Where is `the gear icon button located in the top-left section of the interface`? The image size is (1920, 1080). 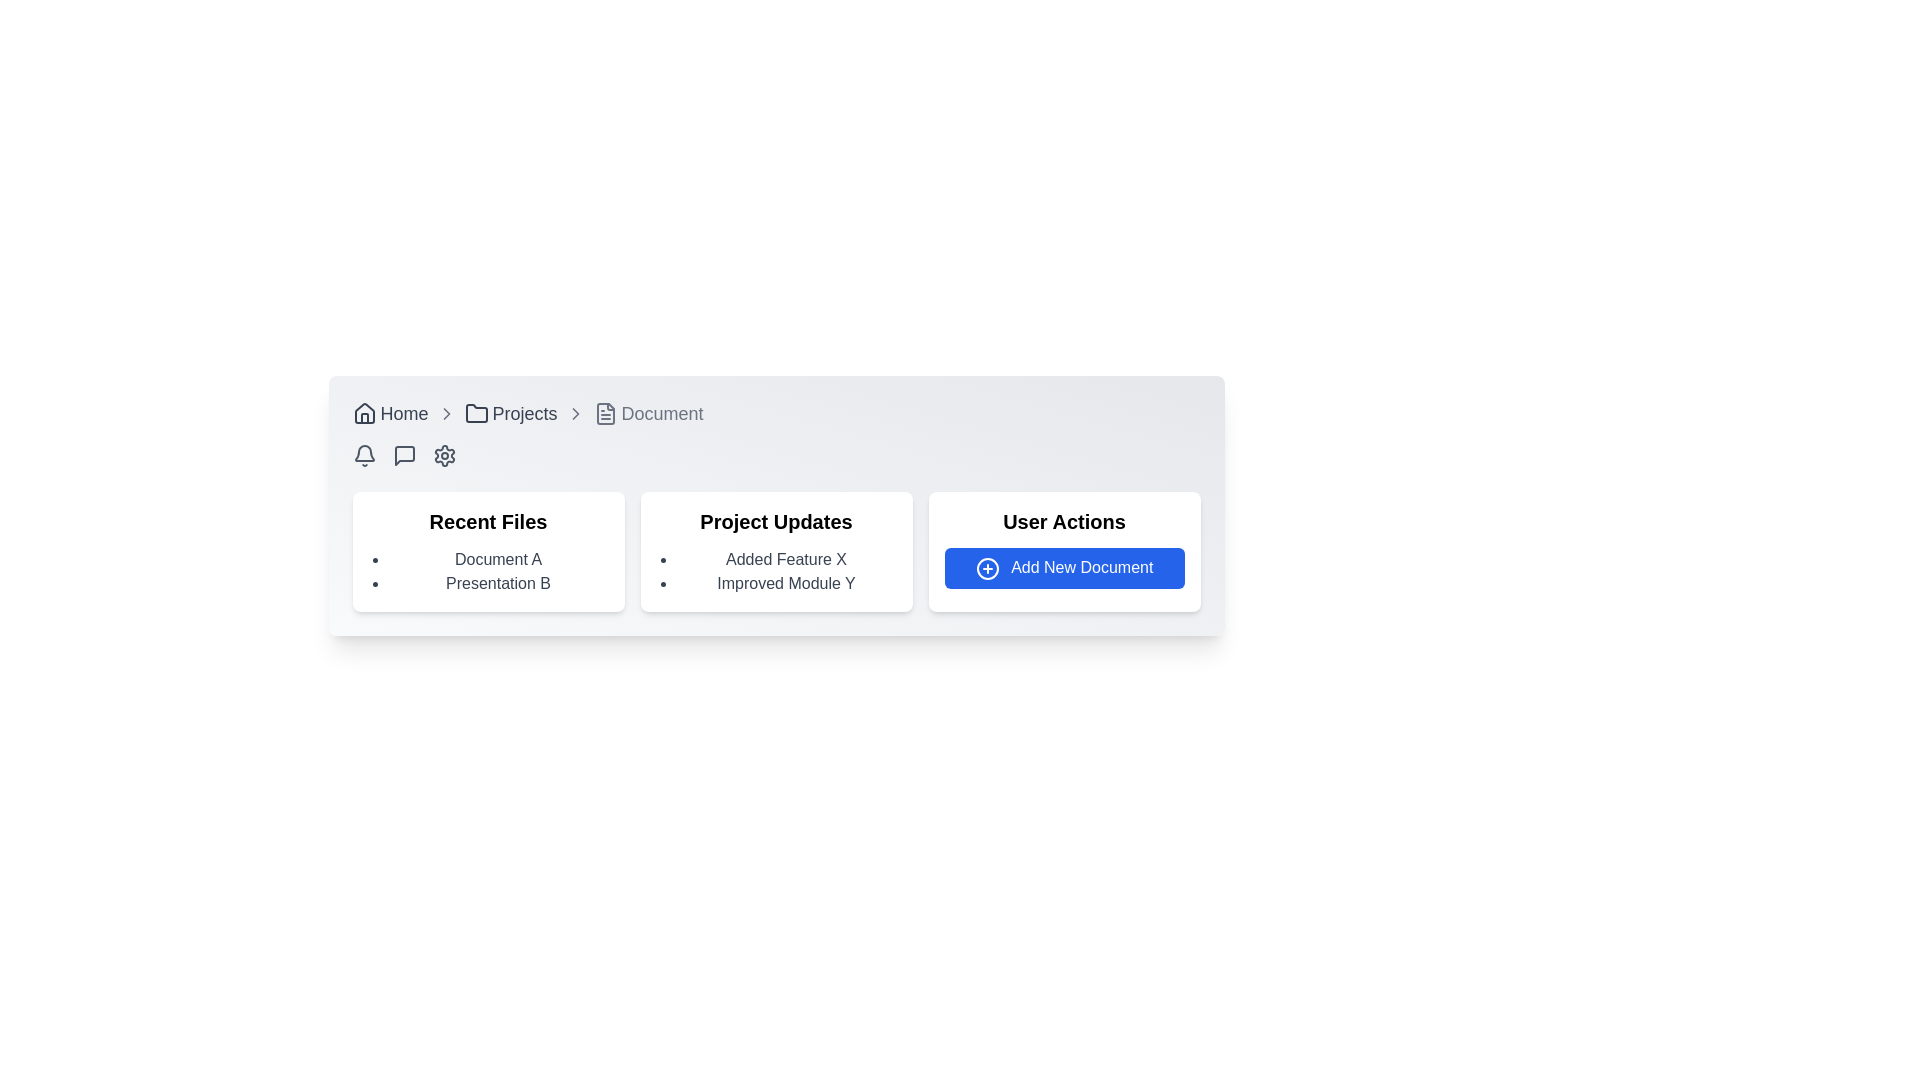 the gear icon button located in the top-left section of the interface is located at coordinates (443, 455).